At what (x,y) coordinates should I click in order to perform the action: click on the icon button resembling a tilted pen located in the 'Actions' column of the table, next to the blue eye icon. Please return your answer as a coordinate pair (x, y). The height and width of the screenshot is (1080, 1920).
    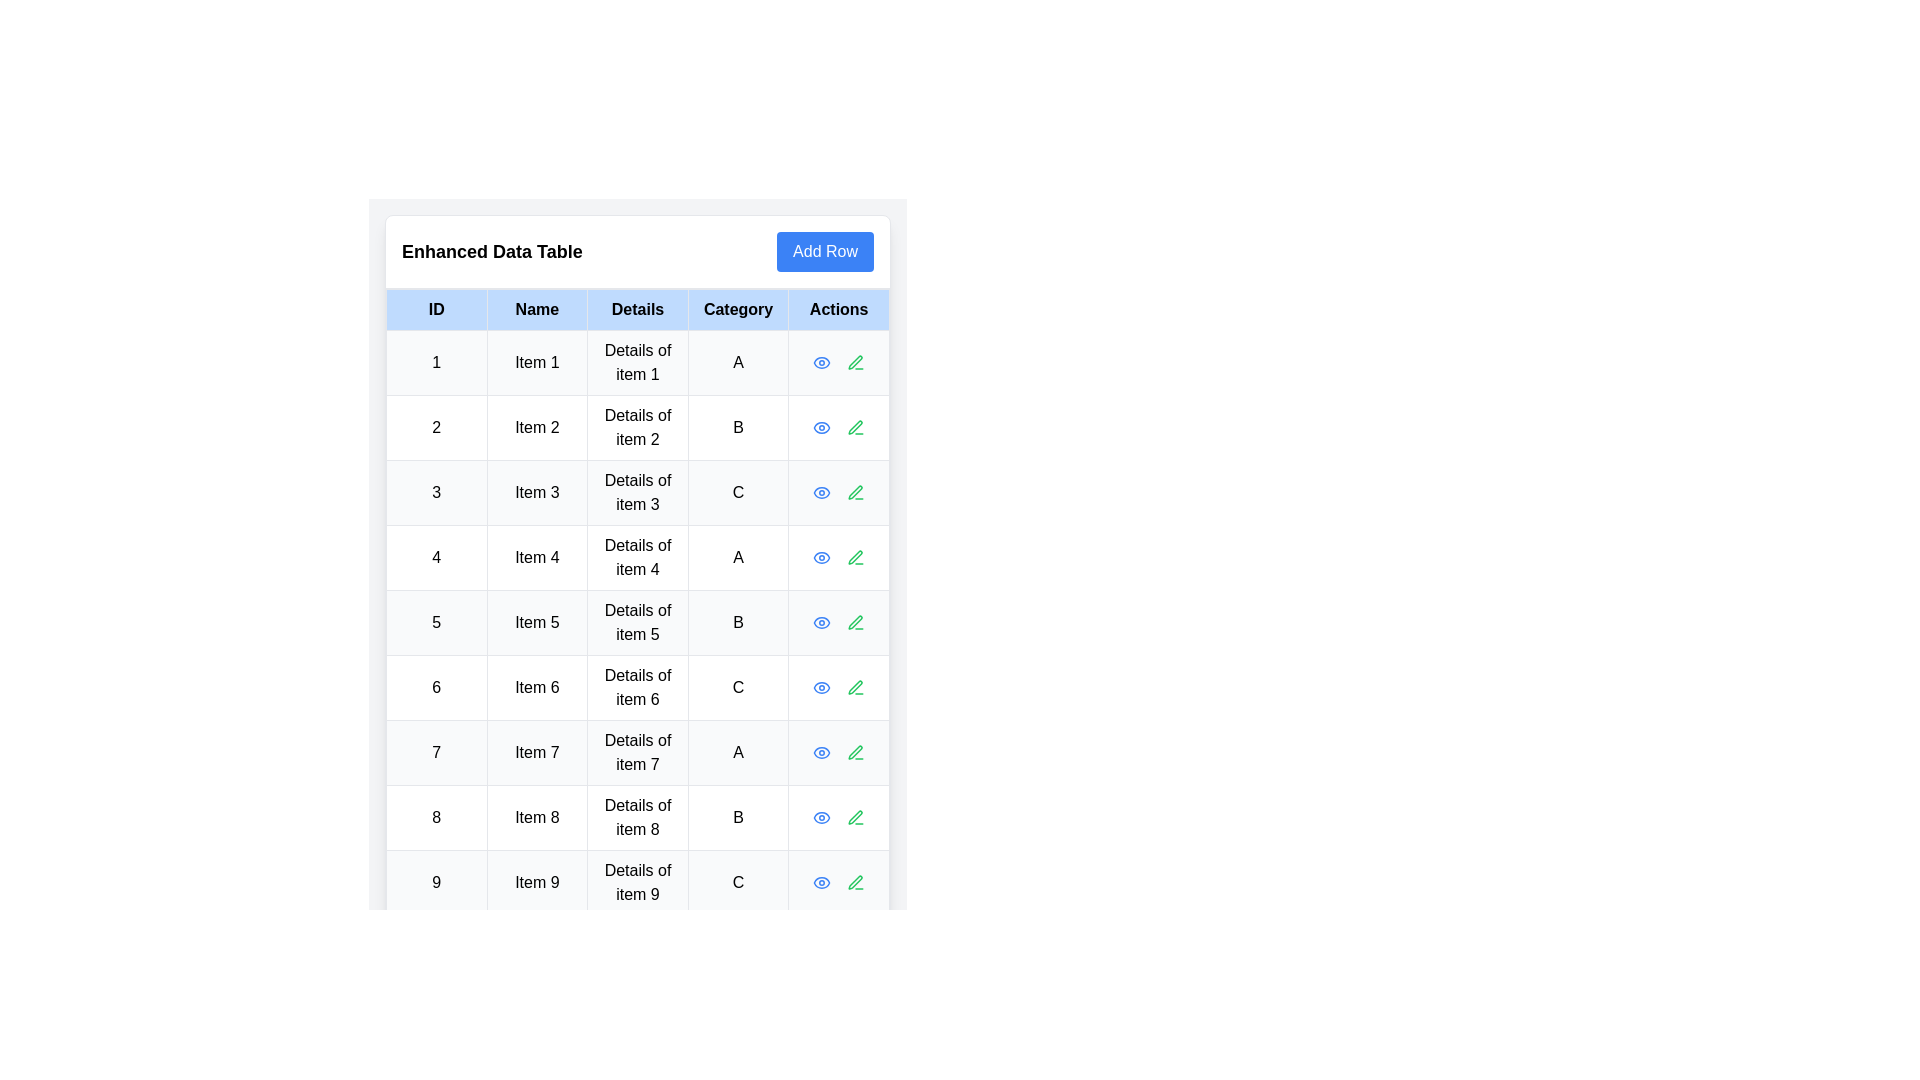
    Looking at the image, I should click on (855, 881).